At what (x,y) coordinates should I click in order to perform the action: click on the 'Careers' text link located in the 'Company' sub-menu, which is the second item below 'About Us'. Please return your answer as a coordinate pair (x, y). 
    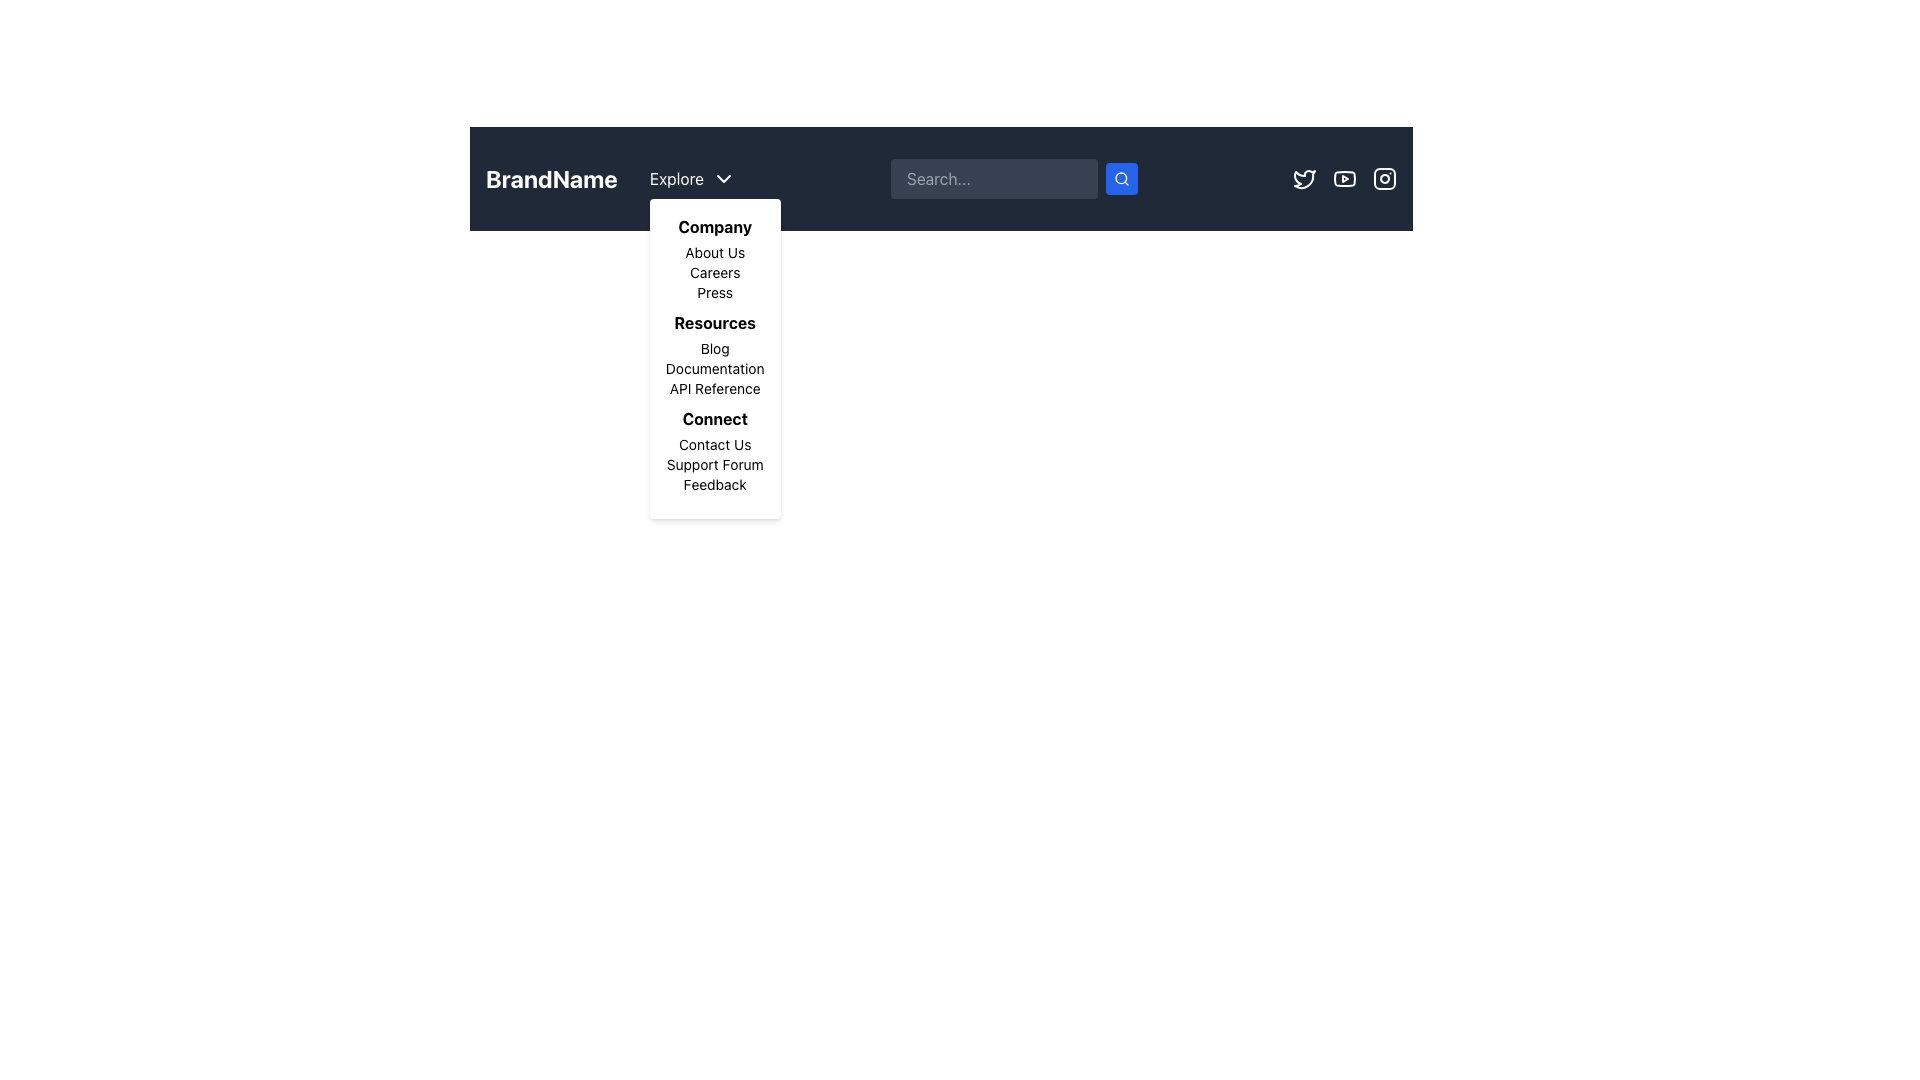
    Looking at the image, I should click on (715, 273).